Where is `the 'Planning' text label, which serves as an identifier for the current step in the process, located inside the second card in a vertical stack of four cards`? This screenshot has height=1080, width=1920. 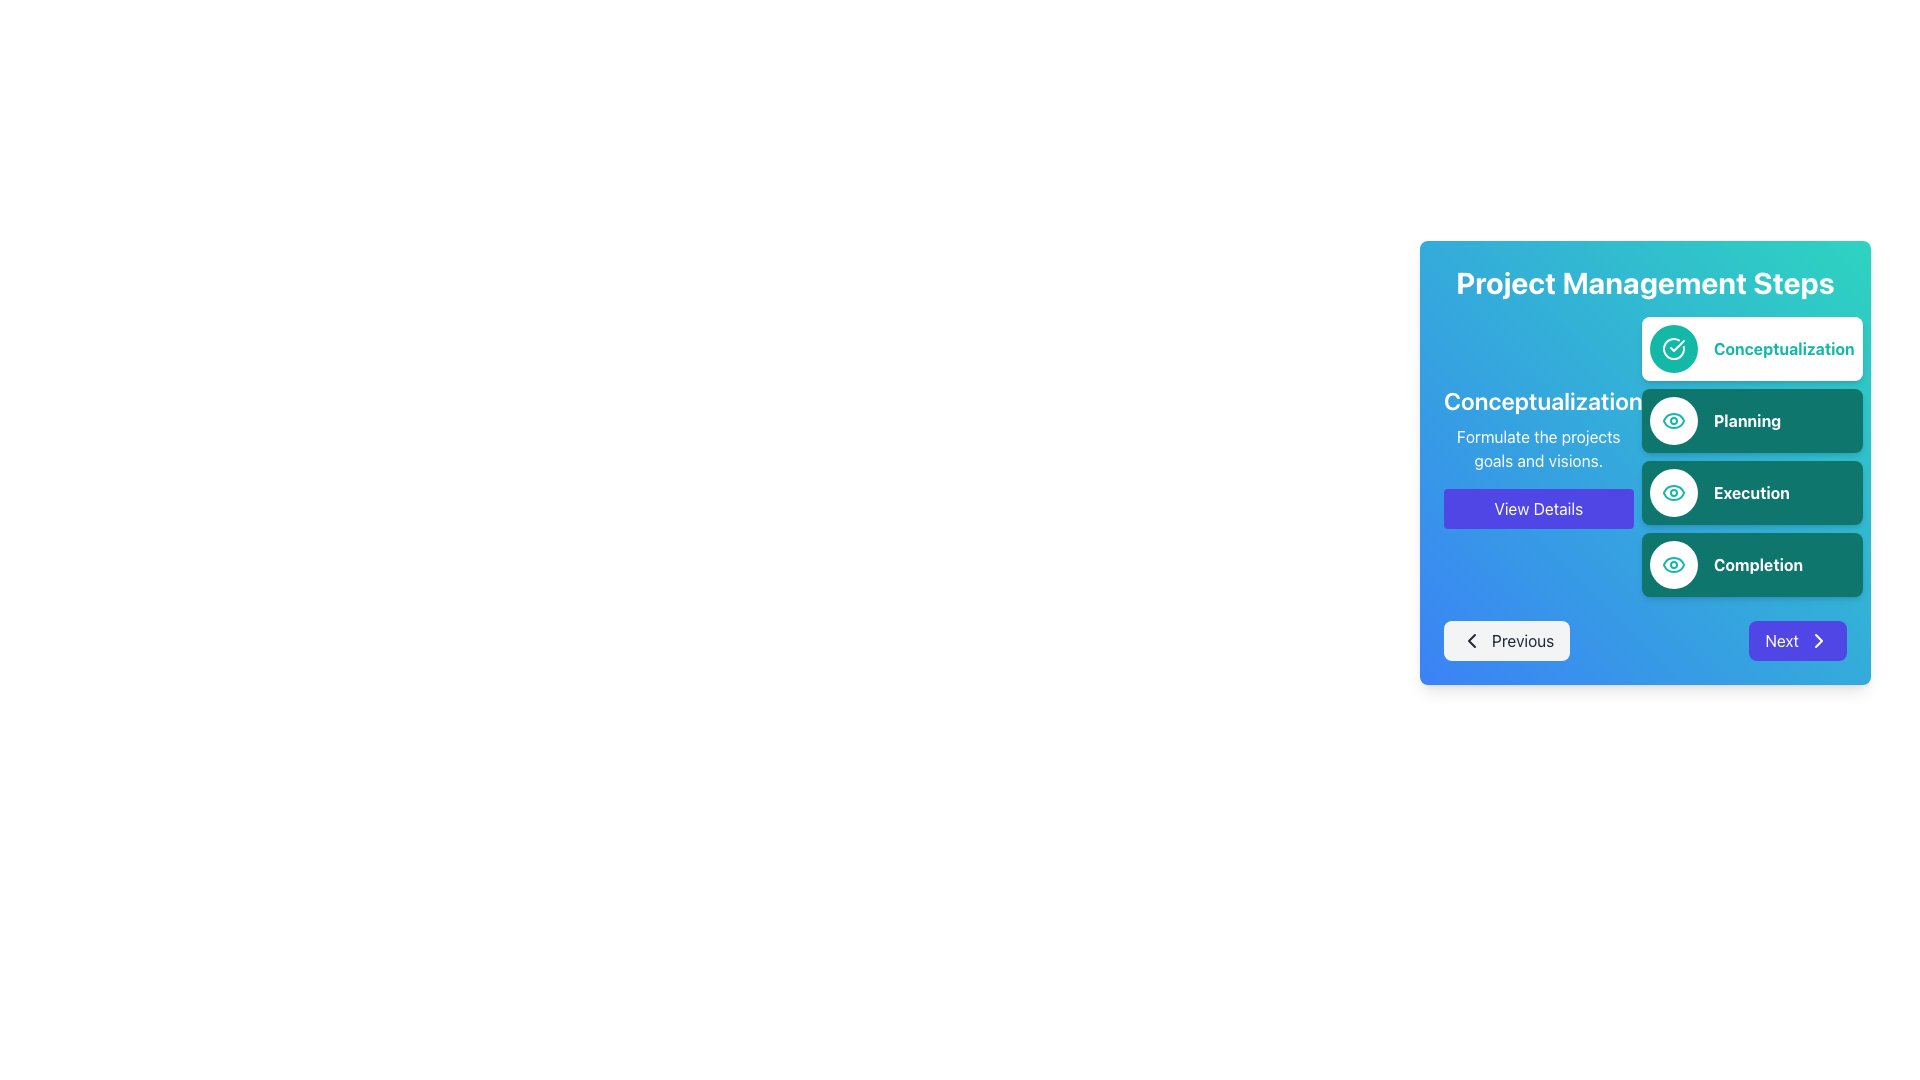
the 'Planning' text label, which serves as an identifier for the current step in the process, located inside the second card in a vertical stack of four cards is located at coordinates (1746, 419).